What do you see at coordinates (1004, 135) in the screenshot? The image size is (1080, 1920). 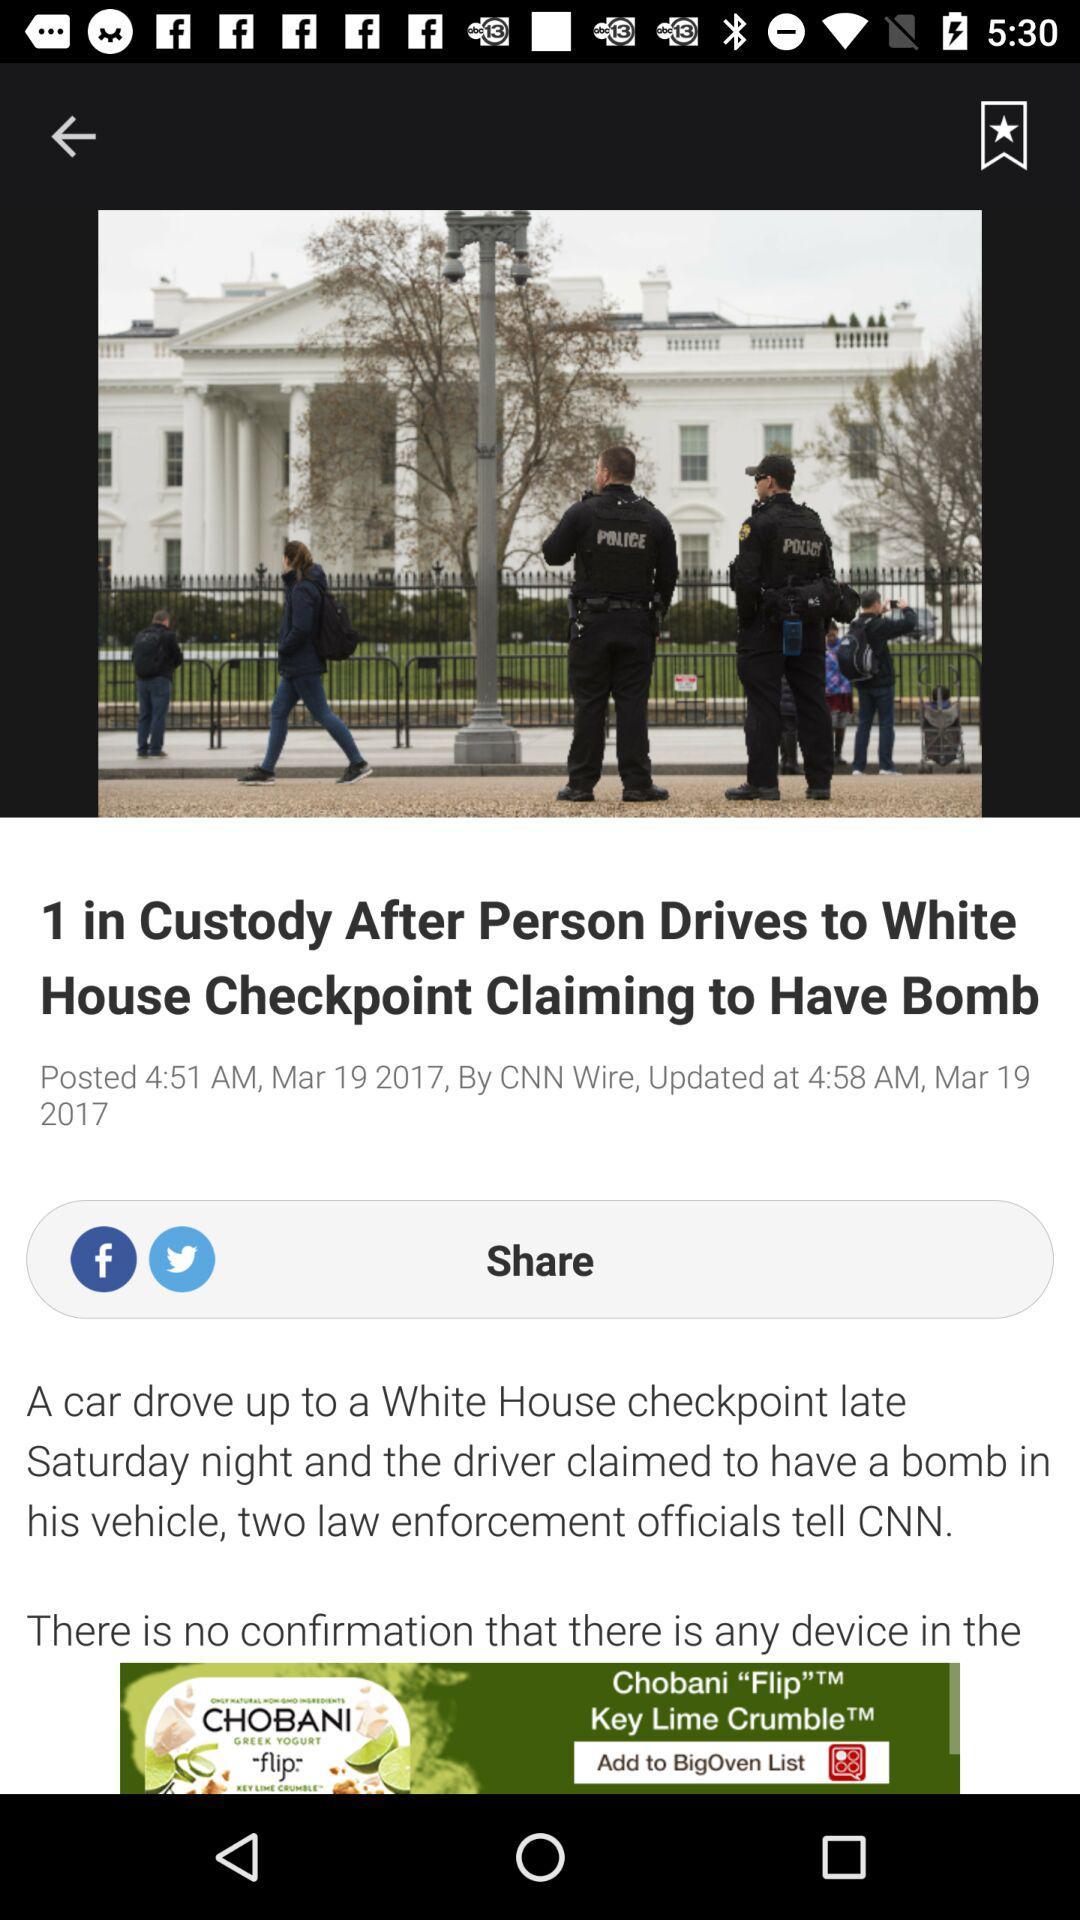 I see `the current story` at bounding box center [1004, 135].